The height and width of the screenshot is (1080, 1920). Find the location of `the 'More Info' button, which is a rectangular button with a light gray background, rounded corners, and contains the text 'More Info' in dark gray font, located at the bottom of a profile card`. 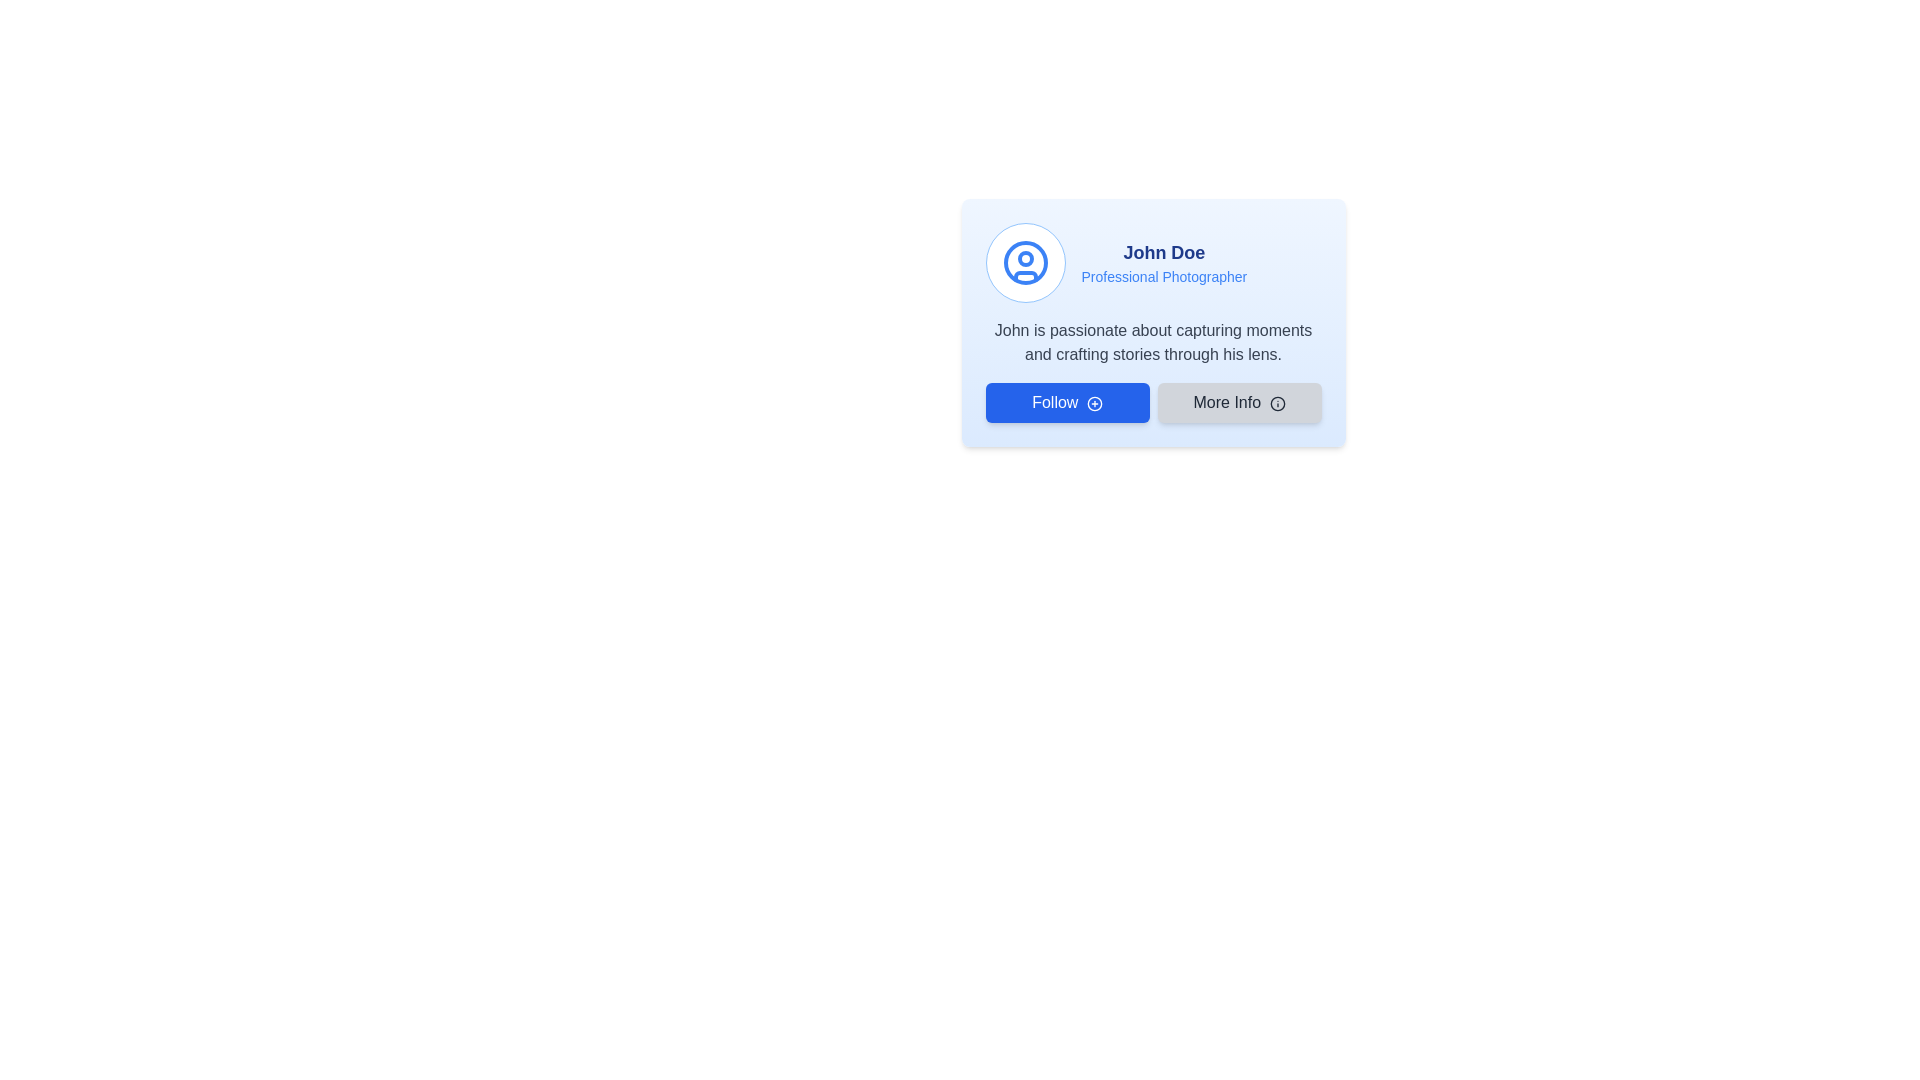

the 'More Info' button, which is a rectangular button with a light gray background, rounded corners, and contains the text 'More Info' in dark gray font, located at the bottom of a profile card is located at coordinates (1238, 402).